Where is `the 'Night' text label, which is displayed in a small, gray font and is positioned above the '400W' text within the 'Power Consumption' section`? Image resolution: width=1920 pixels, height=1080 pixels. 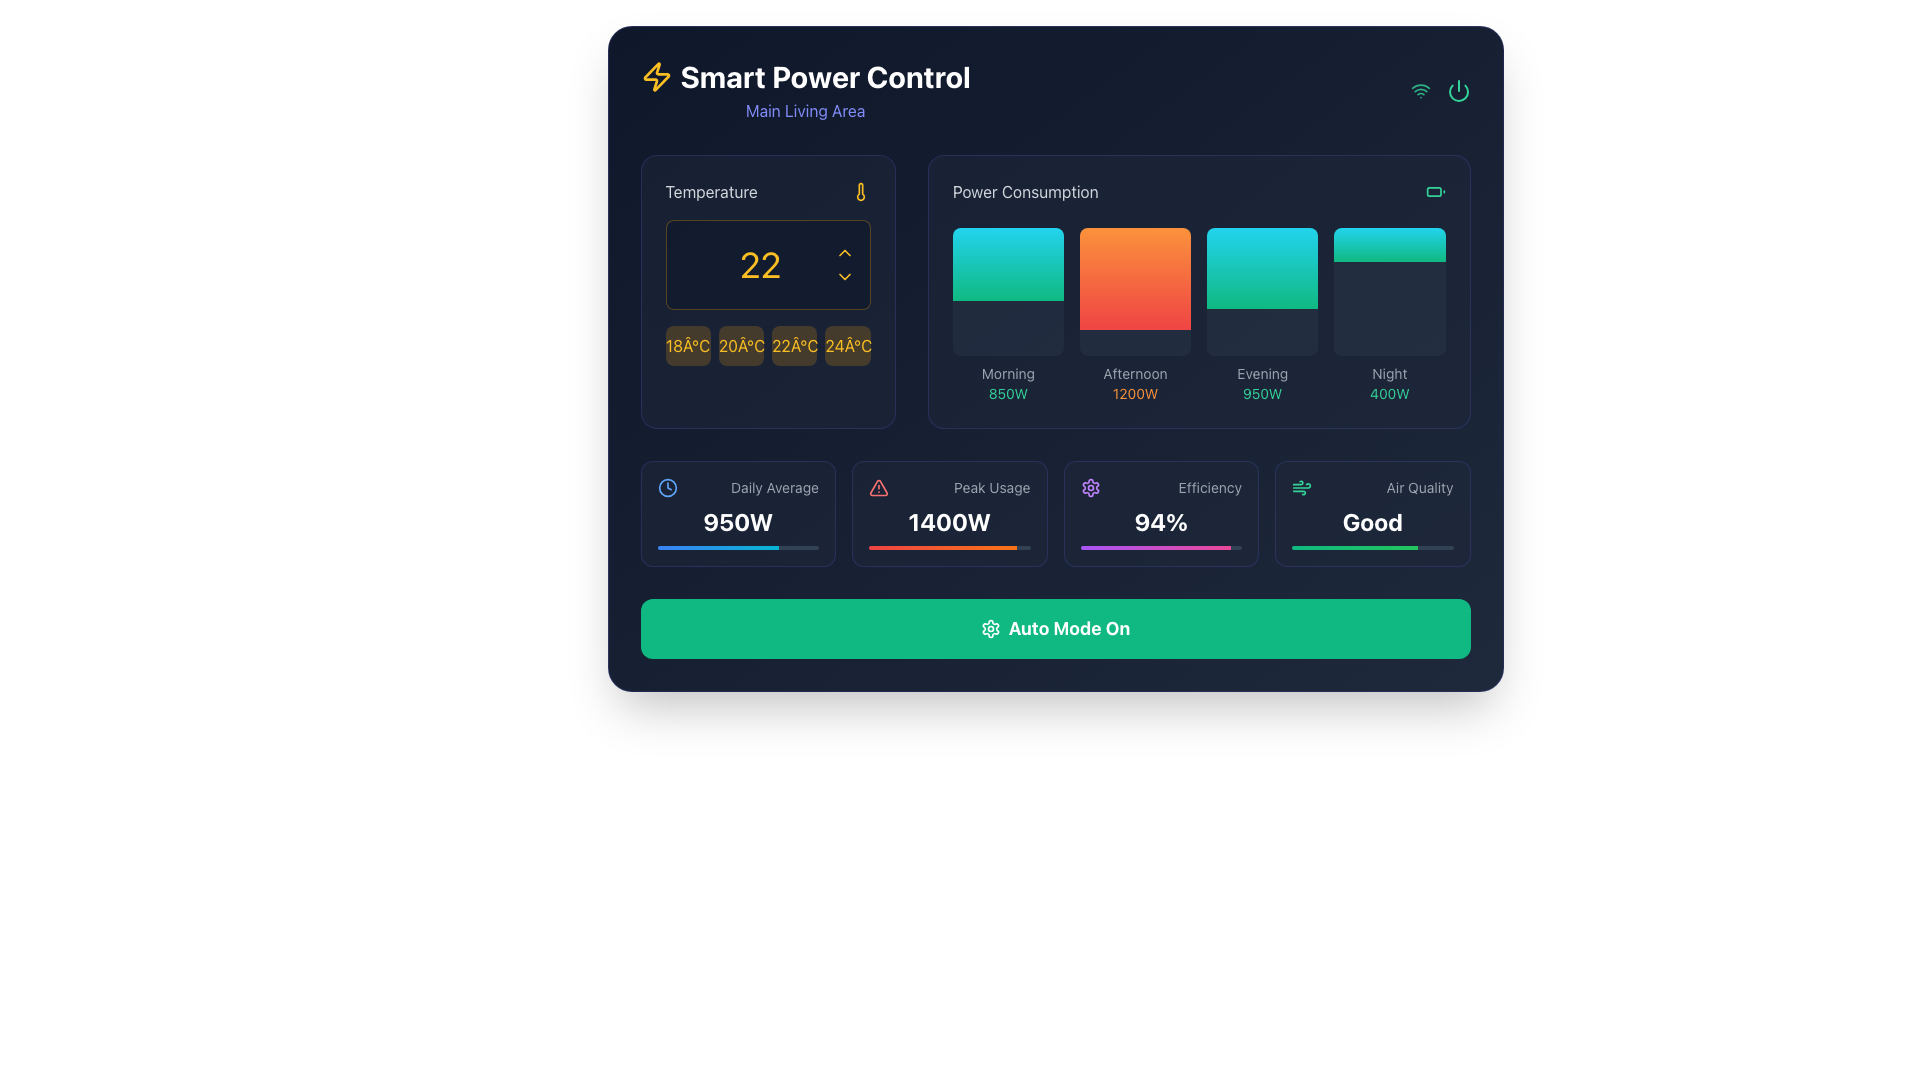
the 'Night' text label, which is displayed in a small, gray font and is positioned above the '400W' text within the 'Power Consumption' section is located at coordinates (1388, 374).